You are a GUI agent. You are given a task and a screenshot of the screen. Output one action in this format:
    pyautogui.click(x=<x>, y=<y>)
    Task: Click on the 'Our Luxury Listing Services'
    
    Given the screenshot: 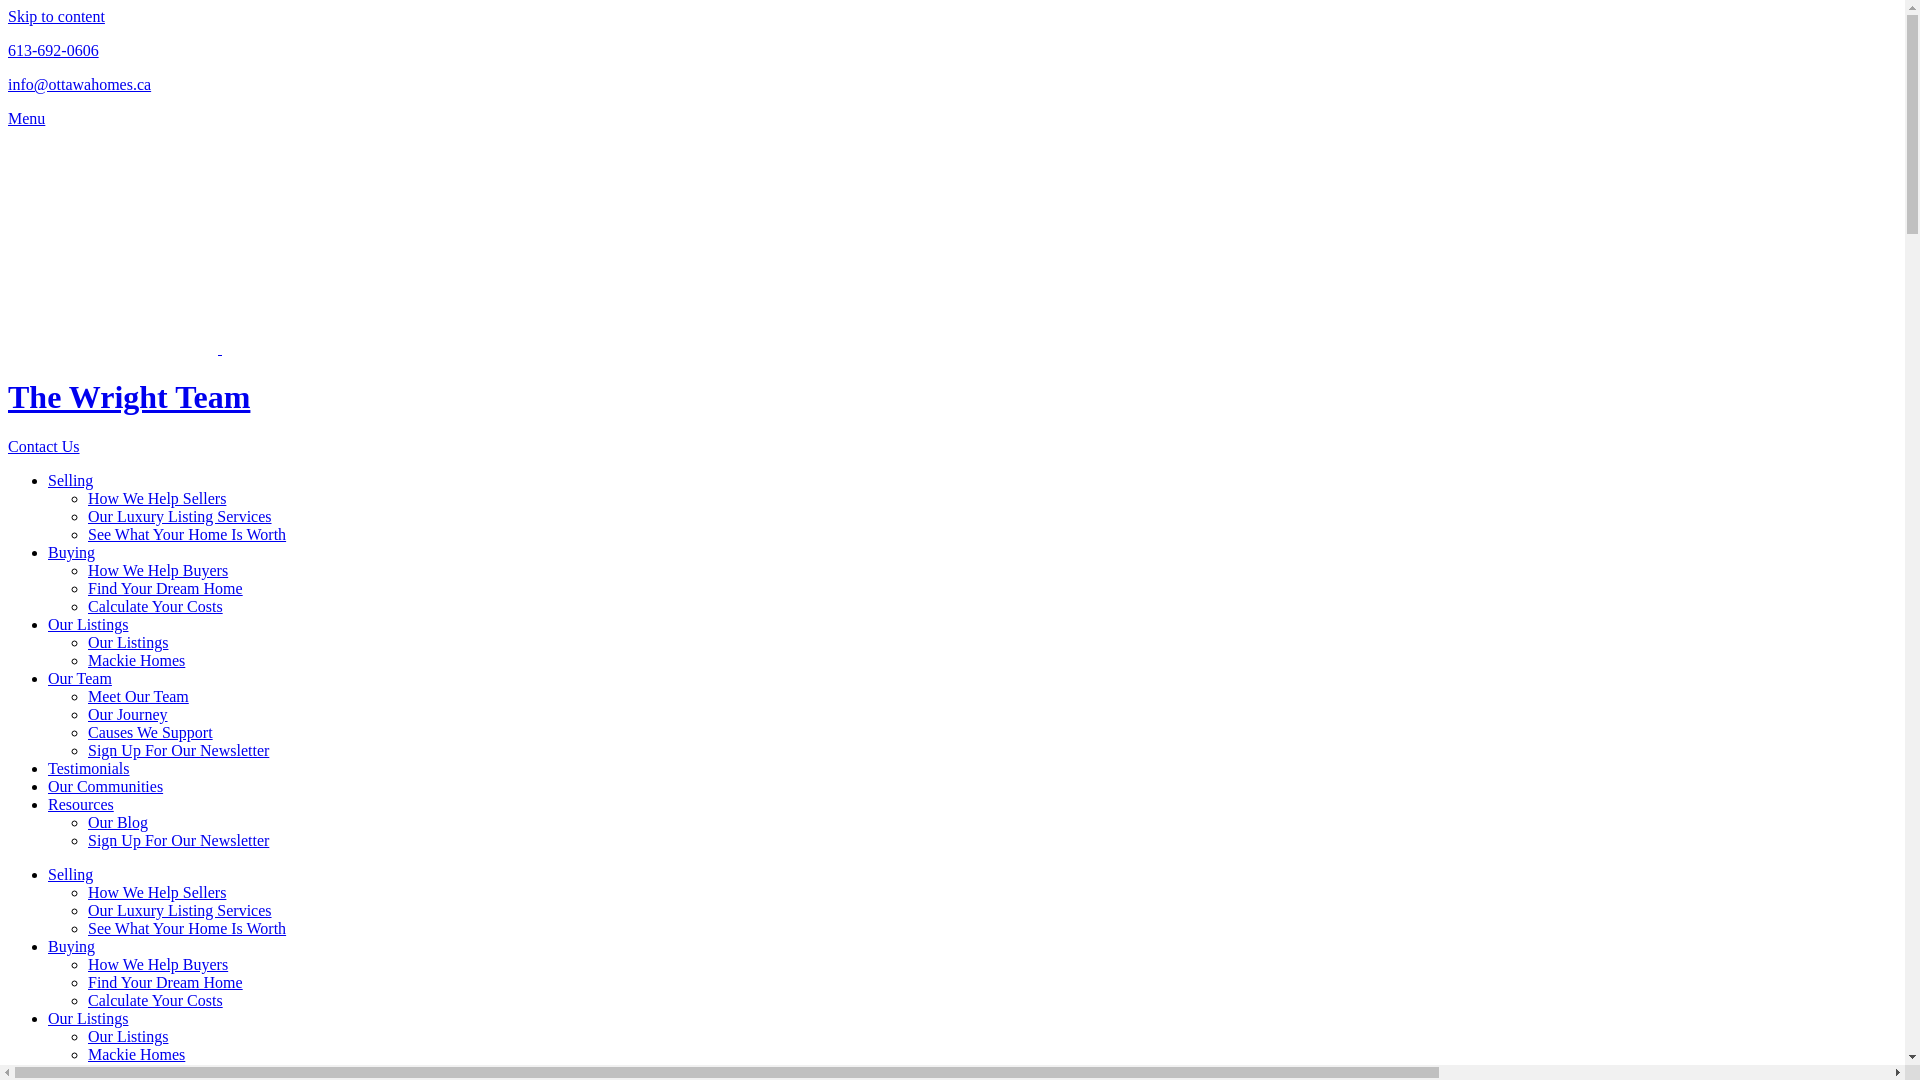 What is the action you would take?
    pyautogui.click(x=86, y=515)
    